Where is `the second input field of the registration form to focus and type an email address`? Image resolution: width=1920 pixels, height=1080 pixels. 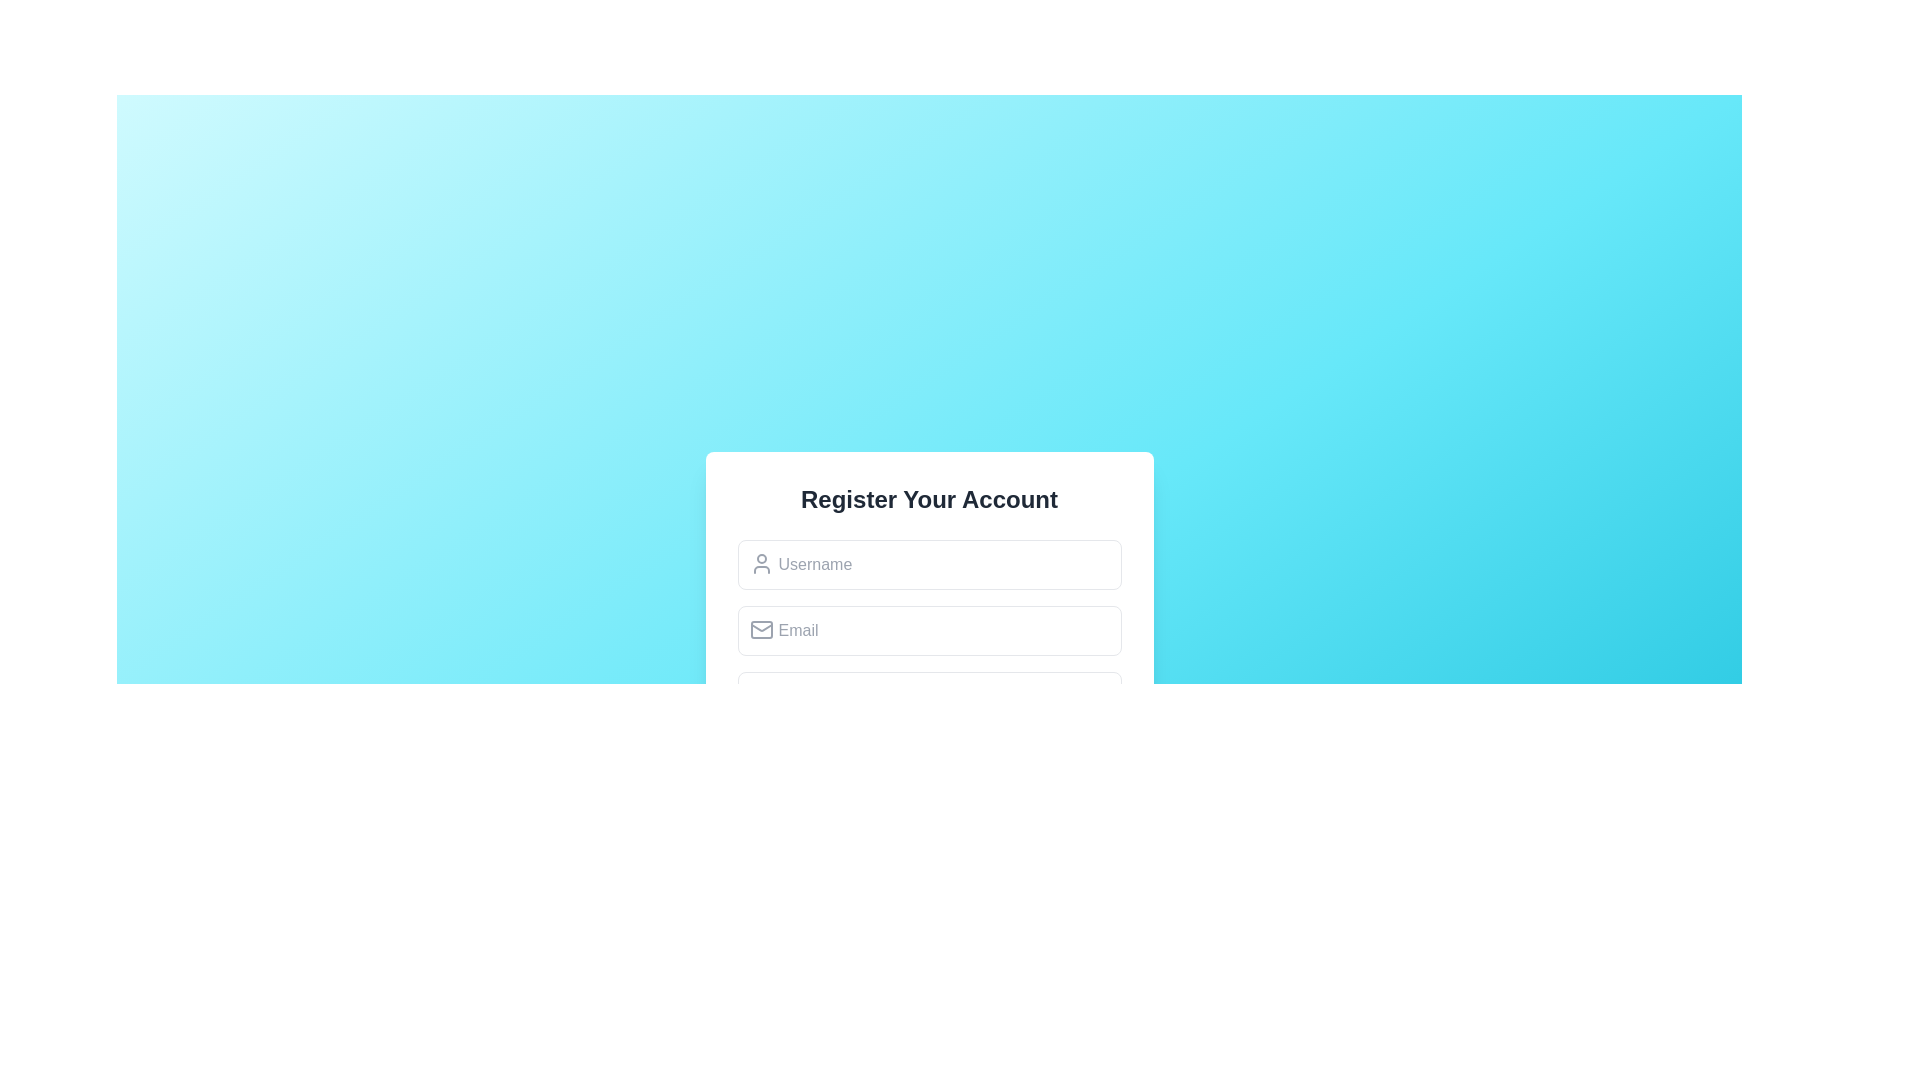
the second input field of the registration form to focus and type an email address is located at coordinates (928, 635).